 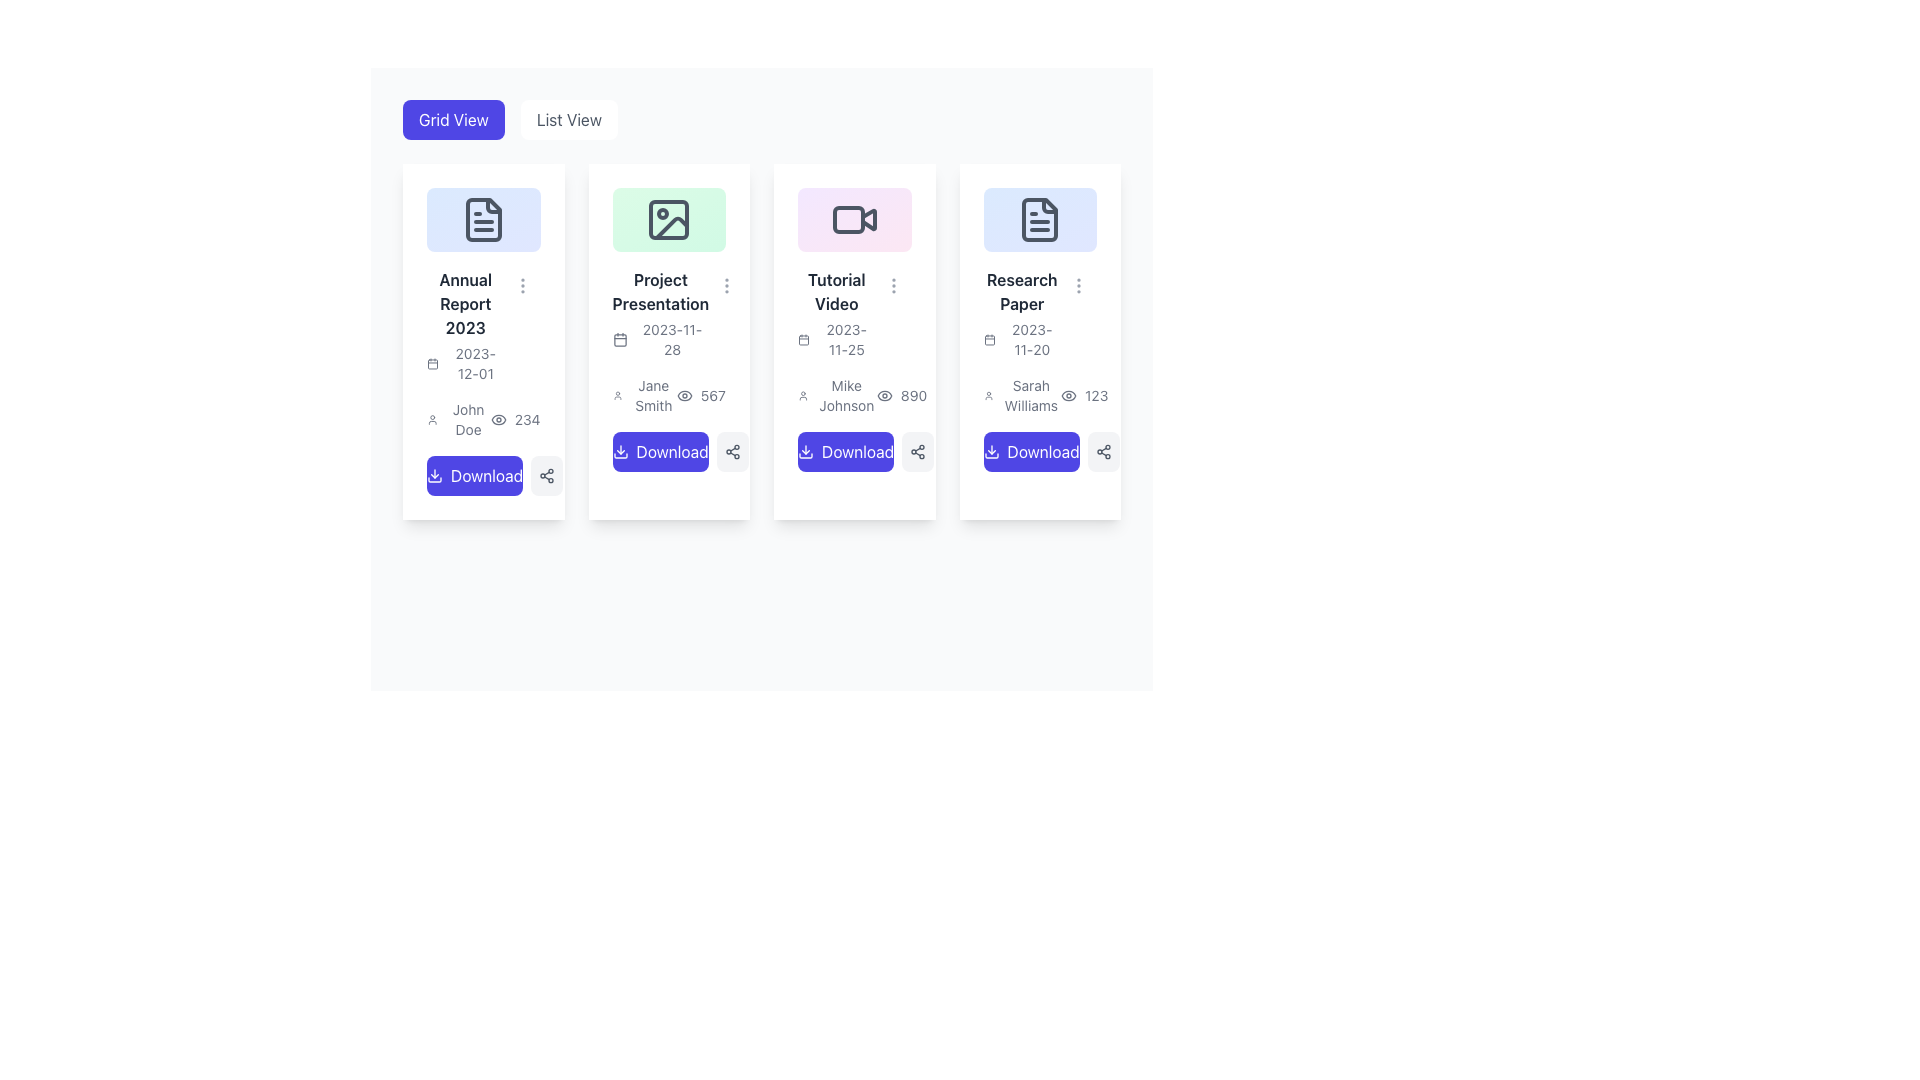 What do you see at coordinates (684, 395) in the screenshot?
I see `the icon located in the 'Project Presentation' card, which is positioned to the left of the number '567' and below the name 'Jane Smith'` at bounding box center [684, 395].